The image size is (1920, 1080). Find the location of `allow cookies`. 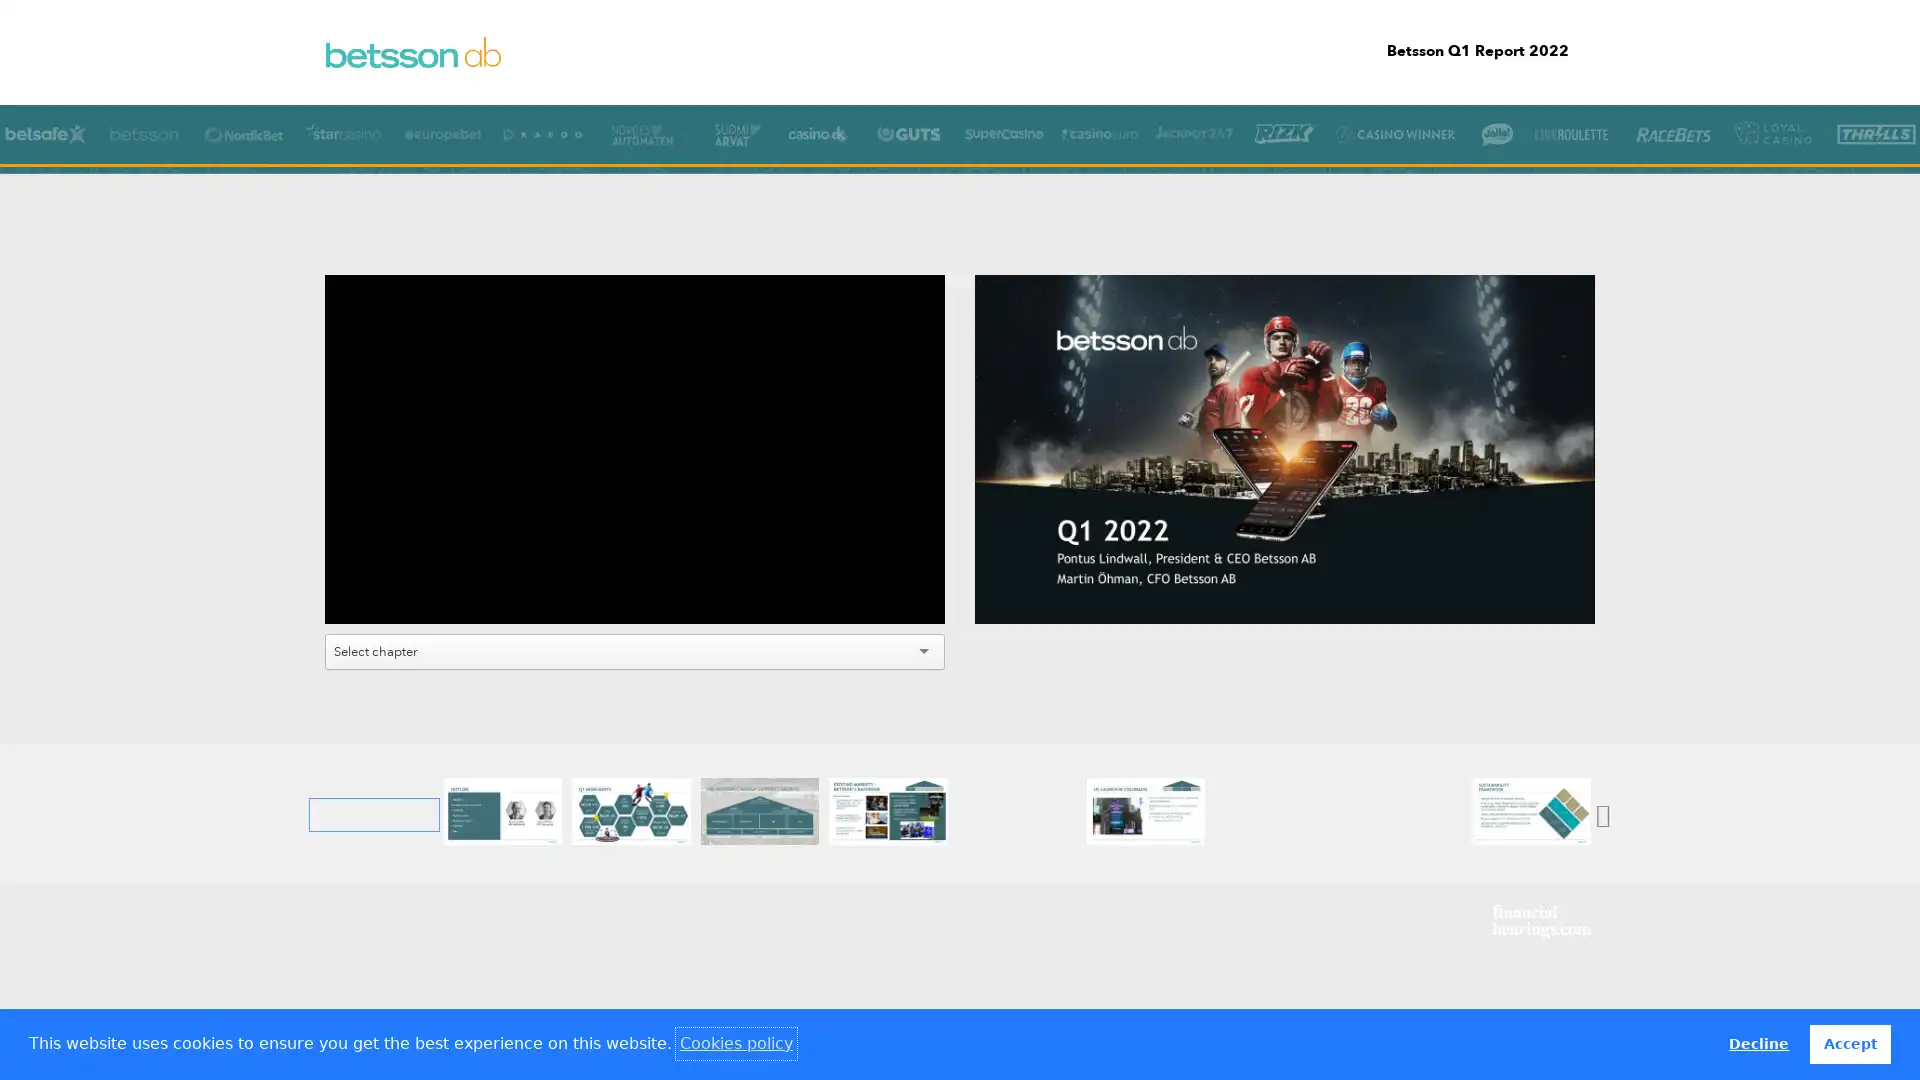

allow cookies is located at coordinates (1849, 1043).